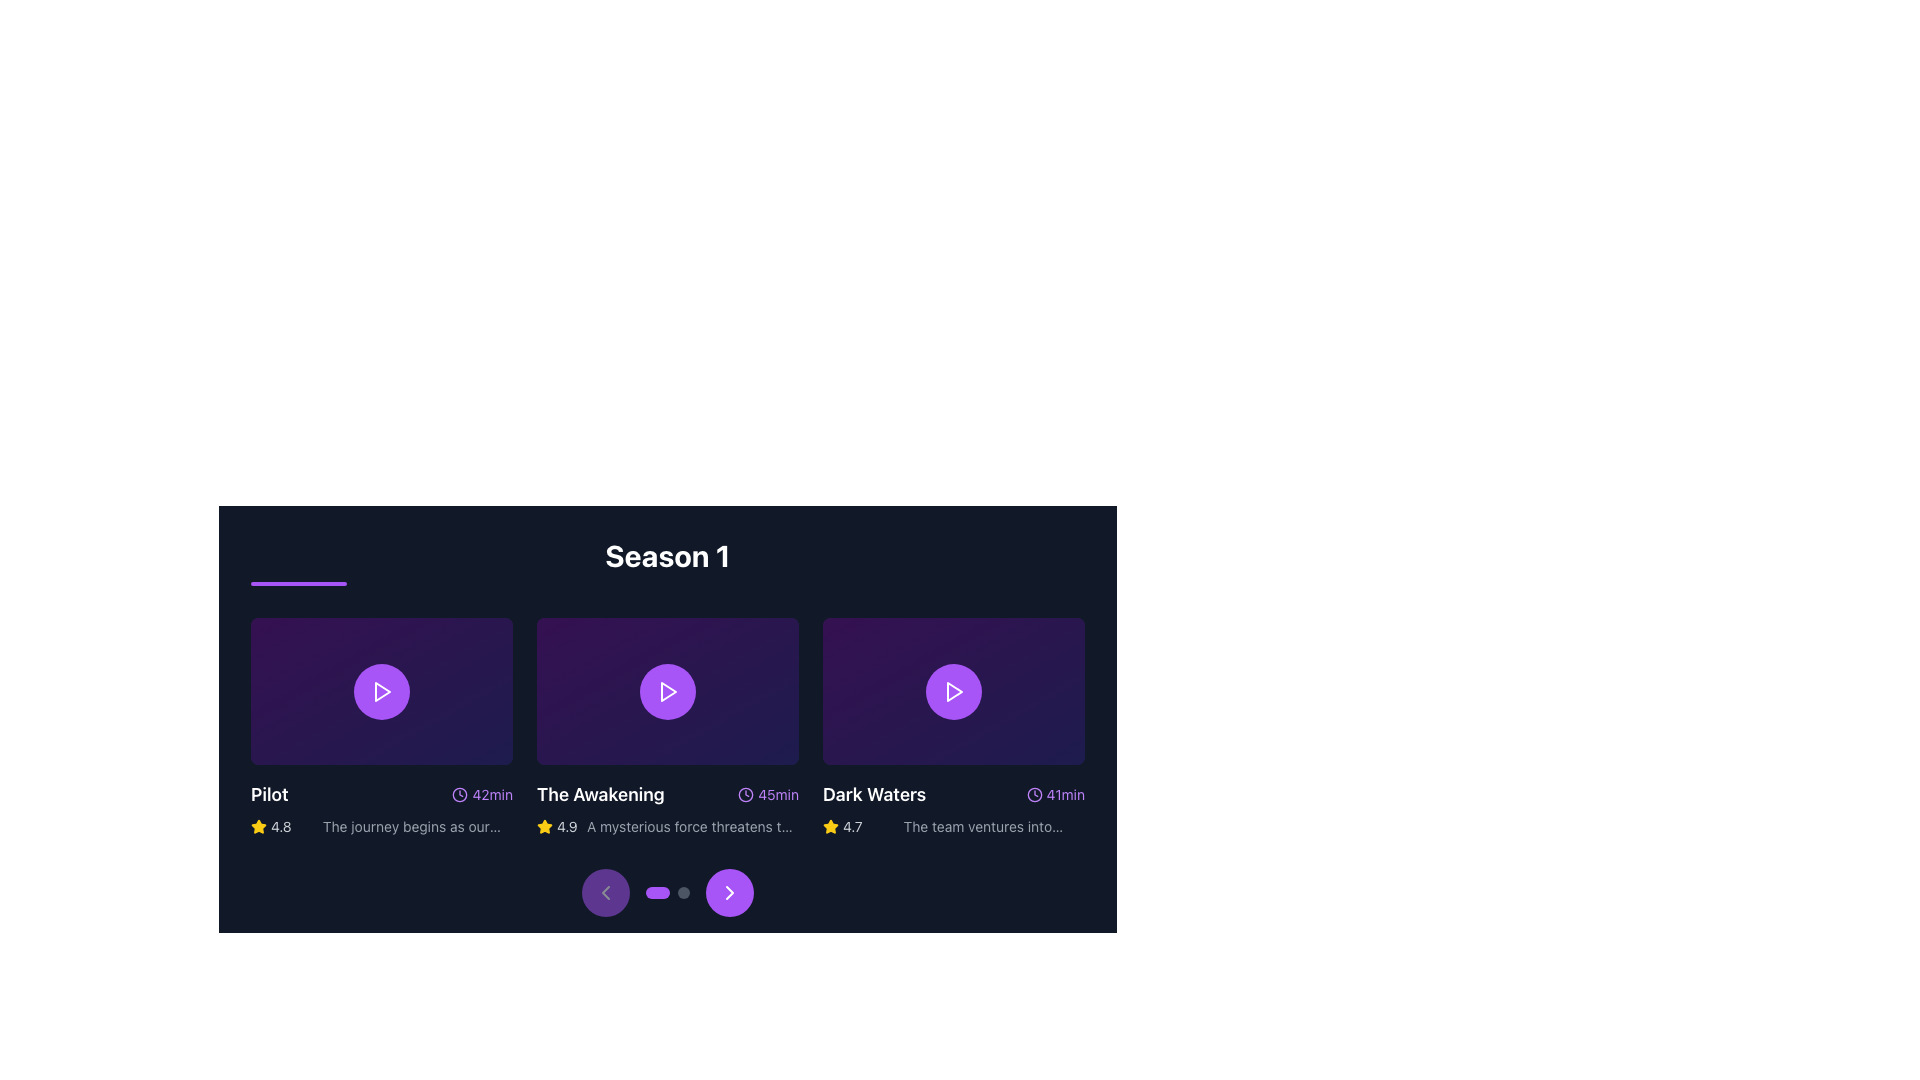  I want to click on the text label located below the title 'Pilot' and beside the yellow star icon with a rating of '4.8', so click(405, 827).